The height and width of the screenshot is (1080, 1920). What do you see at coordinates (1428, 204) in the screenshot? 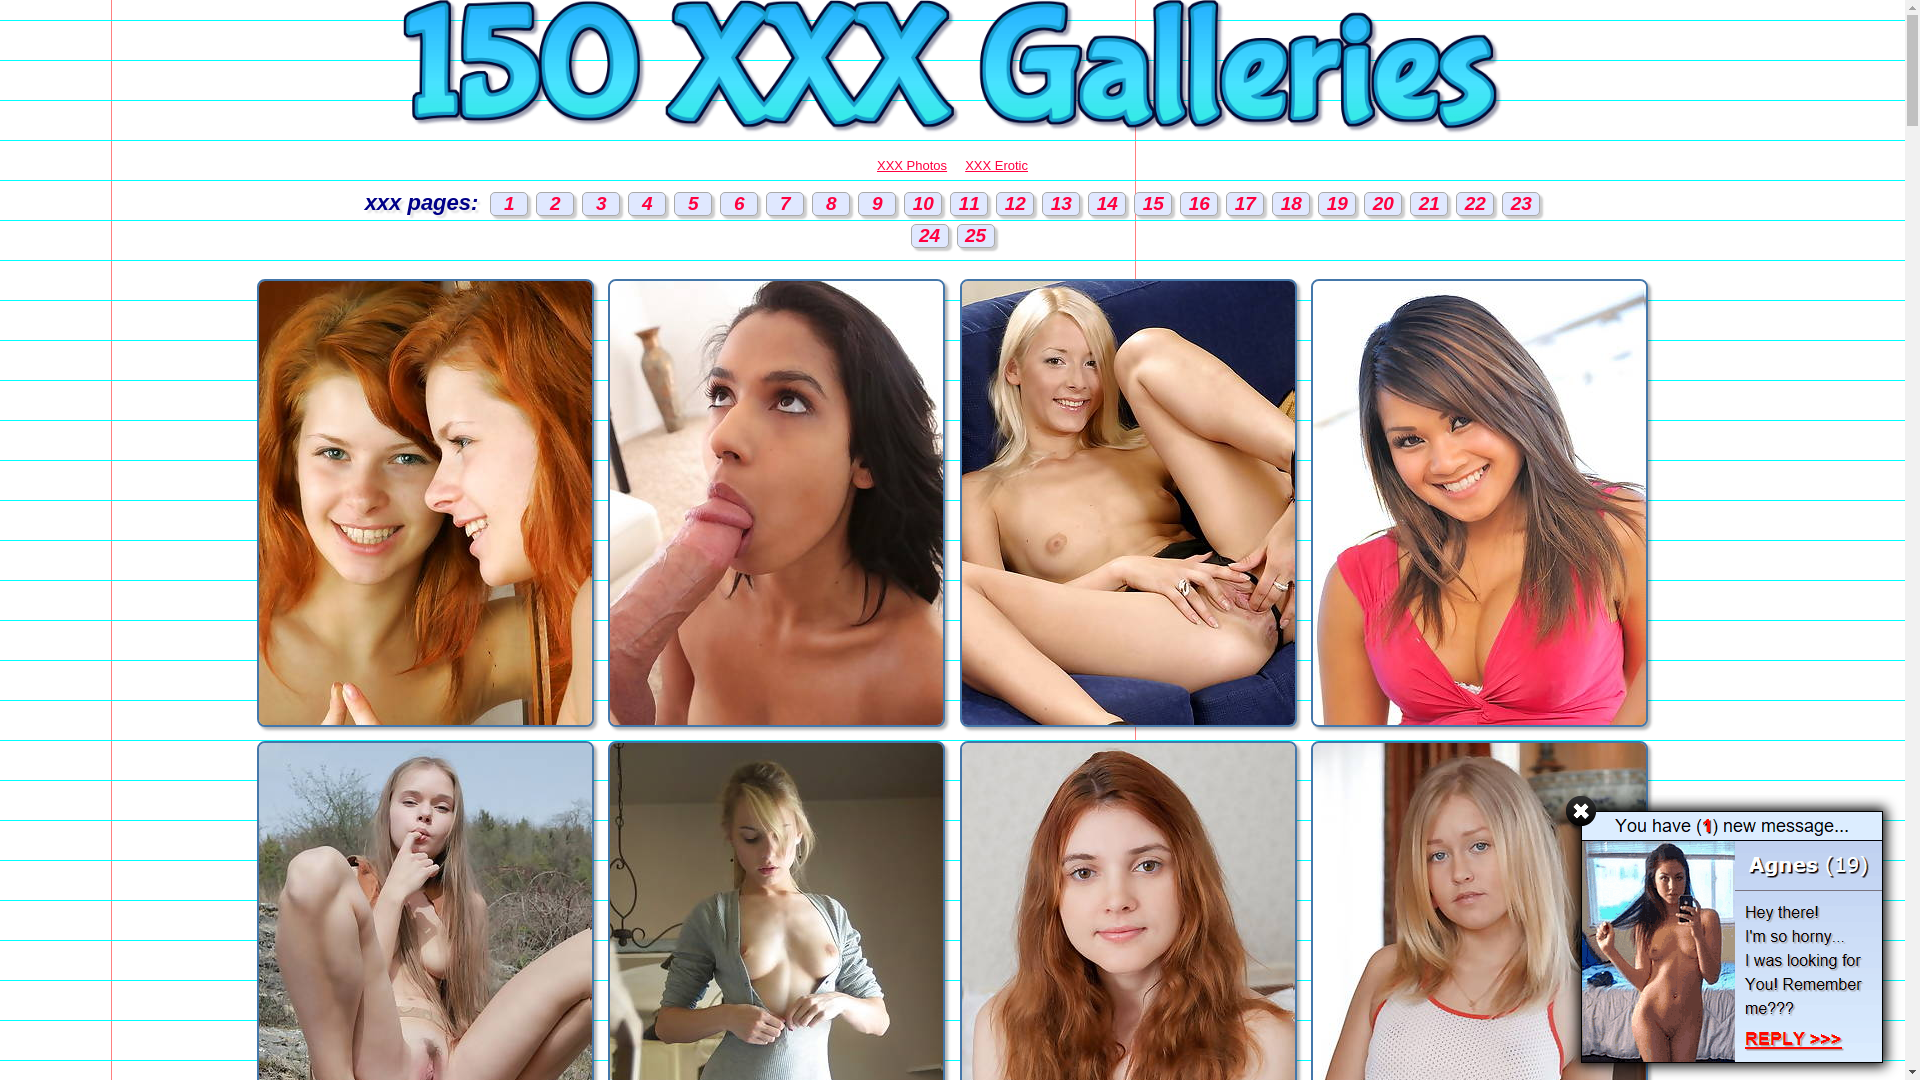
I see `'21'` at bounding box center [1428, 204].